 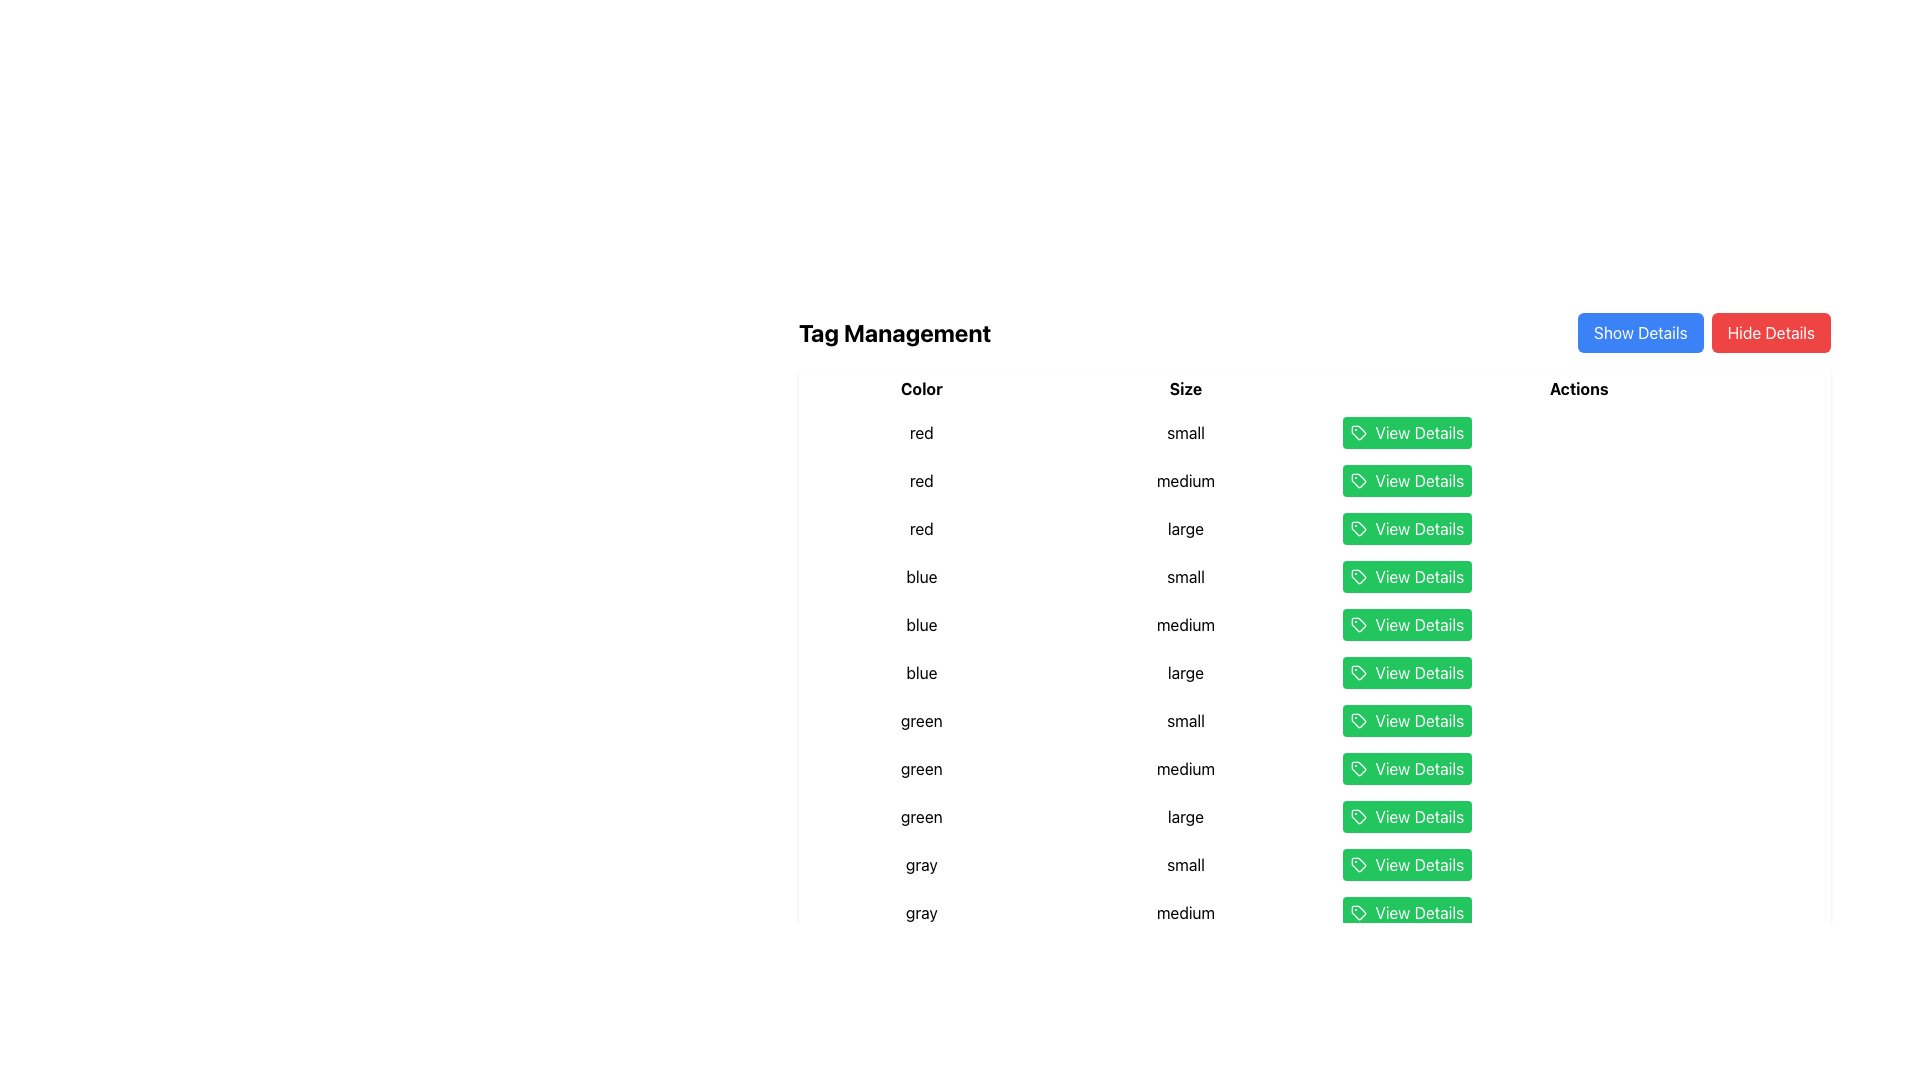 What do you see at coordinates (1406, 577) in the screenshot?
I see `the button in the 'Actions' column of the row associated with the 'blue' color and 'small' size attributes` at bounding box center [1406, 577].